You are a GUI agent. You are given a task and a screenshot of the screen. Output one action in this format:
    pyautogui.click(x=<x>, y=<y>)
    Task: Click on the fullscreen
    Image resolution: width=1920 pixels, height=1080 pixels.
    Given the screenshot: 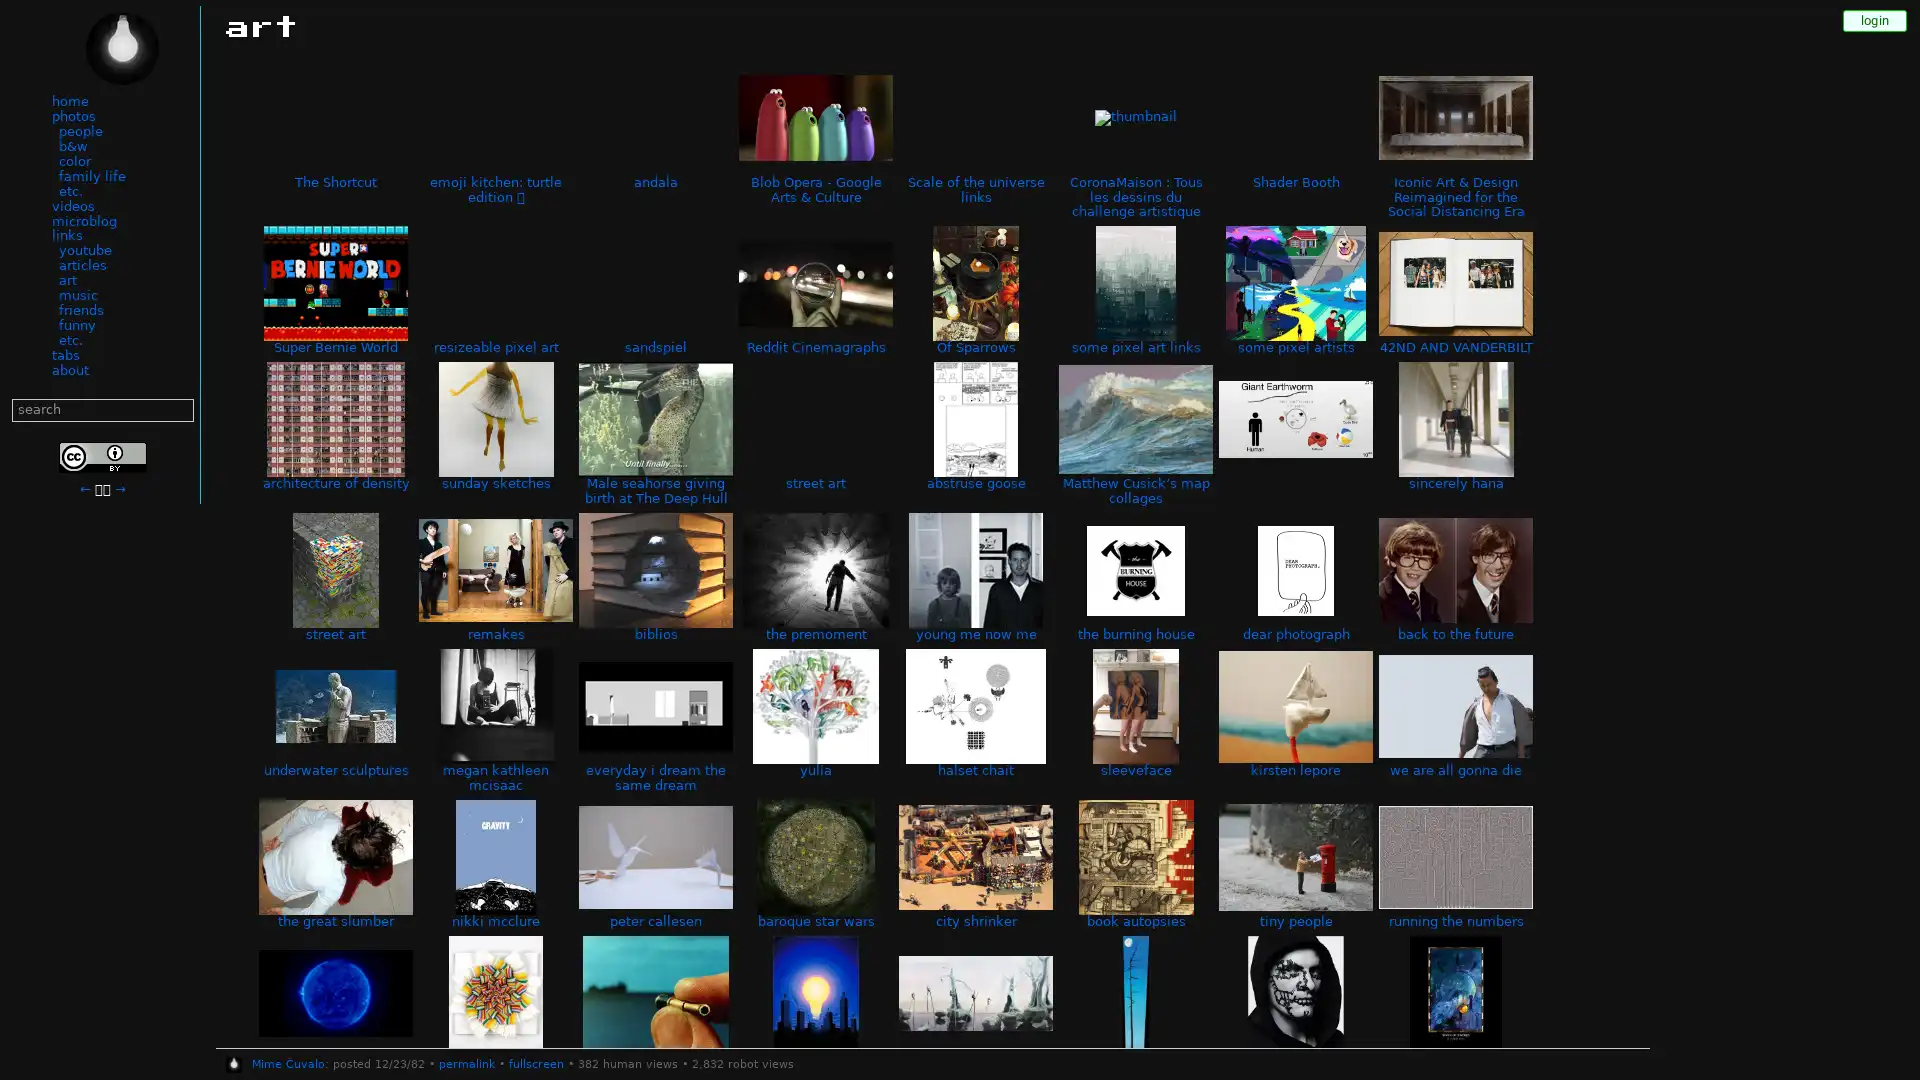 What is the action you would take?
    pyautogui.click(x=535, y=1063)
    